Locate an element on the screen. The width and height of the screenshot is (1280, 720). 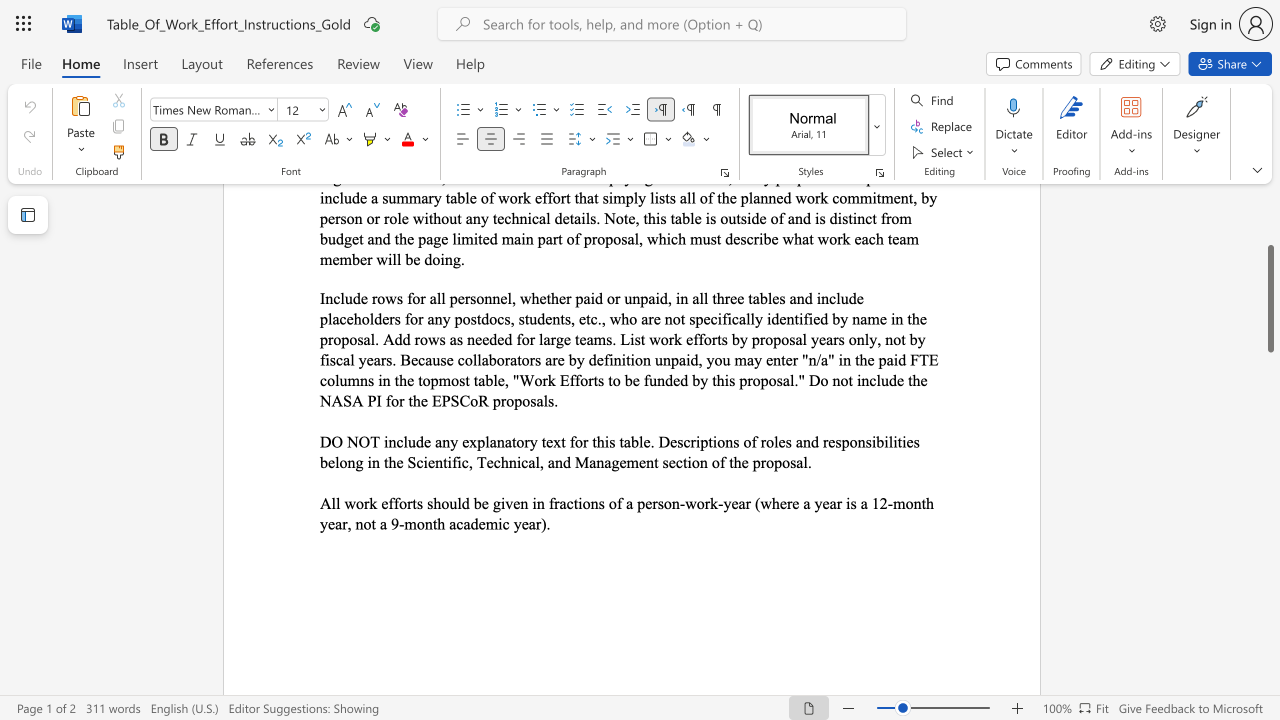
the scrollbar and move down 1210 pixels is located at coordinates (1269, 298).